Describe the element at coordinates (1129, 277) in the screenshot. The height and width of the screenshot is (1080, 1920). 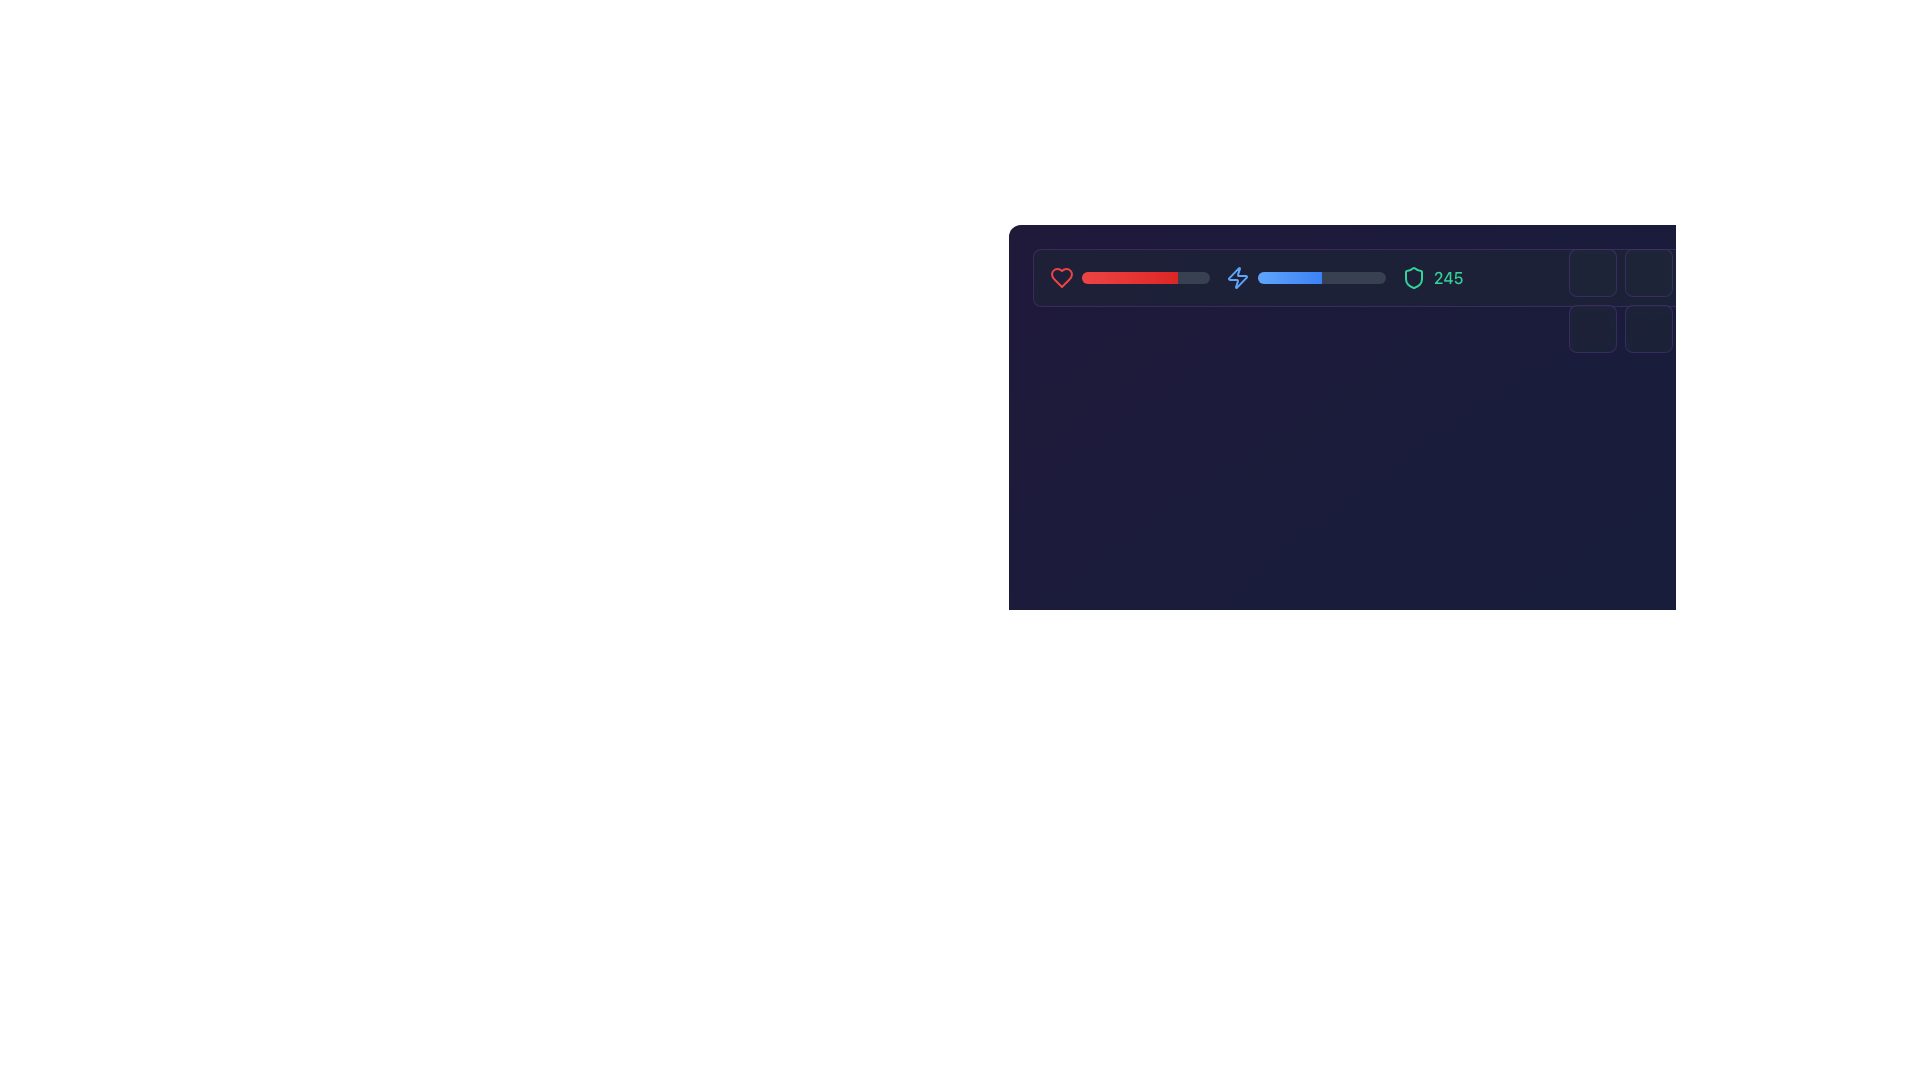
I see `the value represented by the Progress bar segment located in the top-left section of the interface, which visually indicates a numerical metric such as health or energy` at that location.